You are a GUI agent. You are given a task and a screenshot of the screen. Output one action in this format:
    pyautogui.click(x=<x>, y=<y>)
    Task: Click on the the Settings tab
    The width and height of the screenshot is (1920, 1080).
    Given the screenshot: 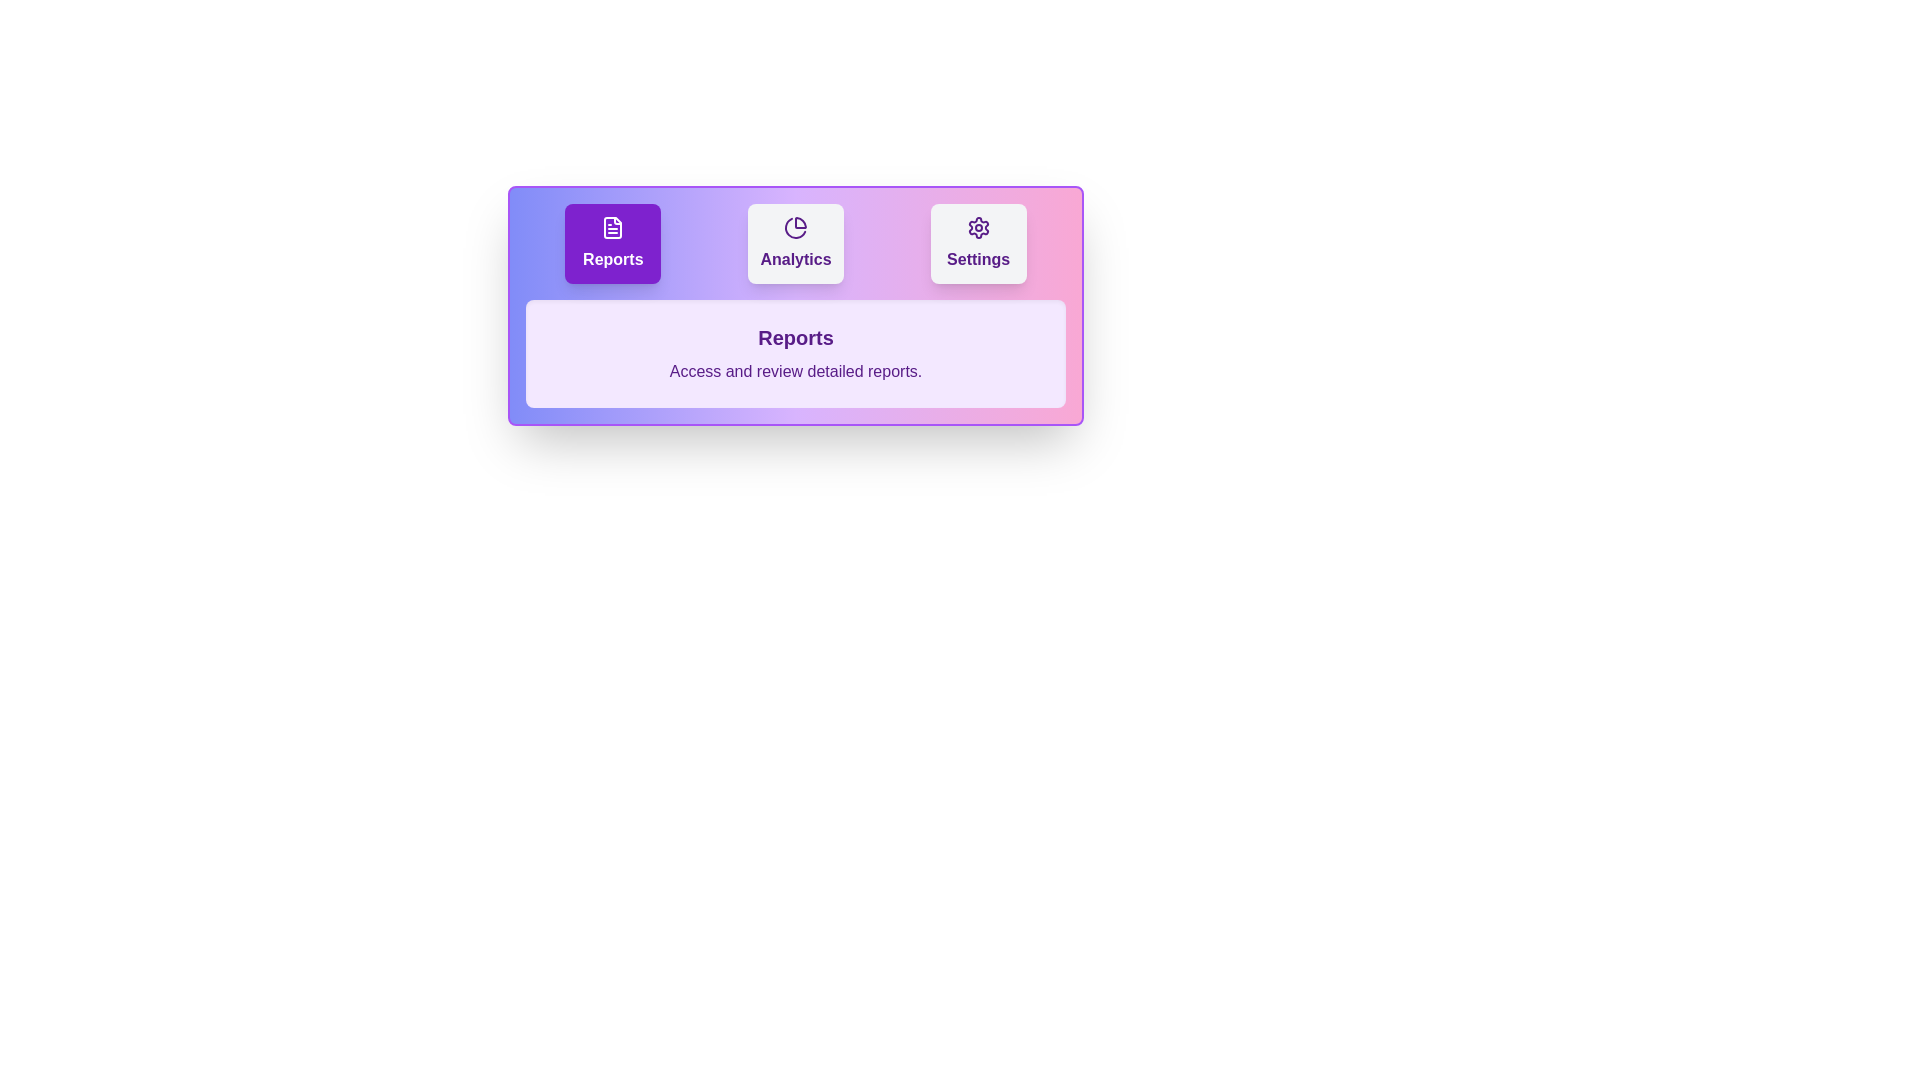 What is the action you would take?
    pyautogui.click(x=978, y=242)
    